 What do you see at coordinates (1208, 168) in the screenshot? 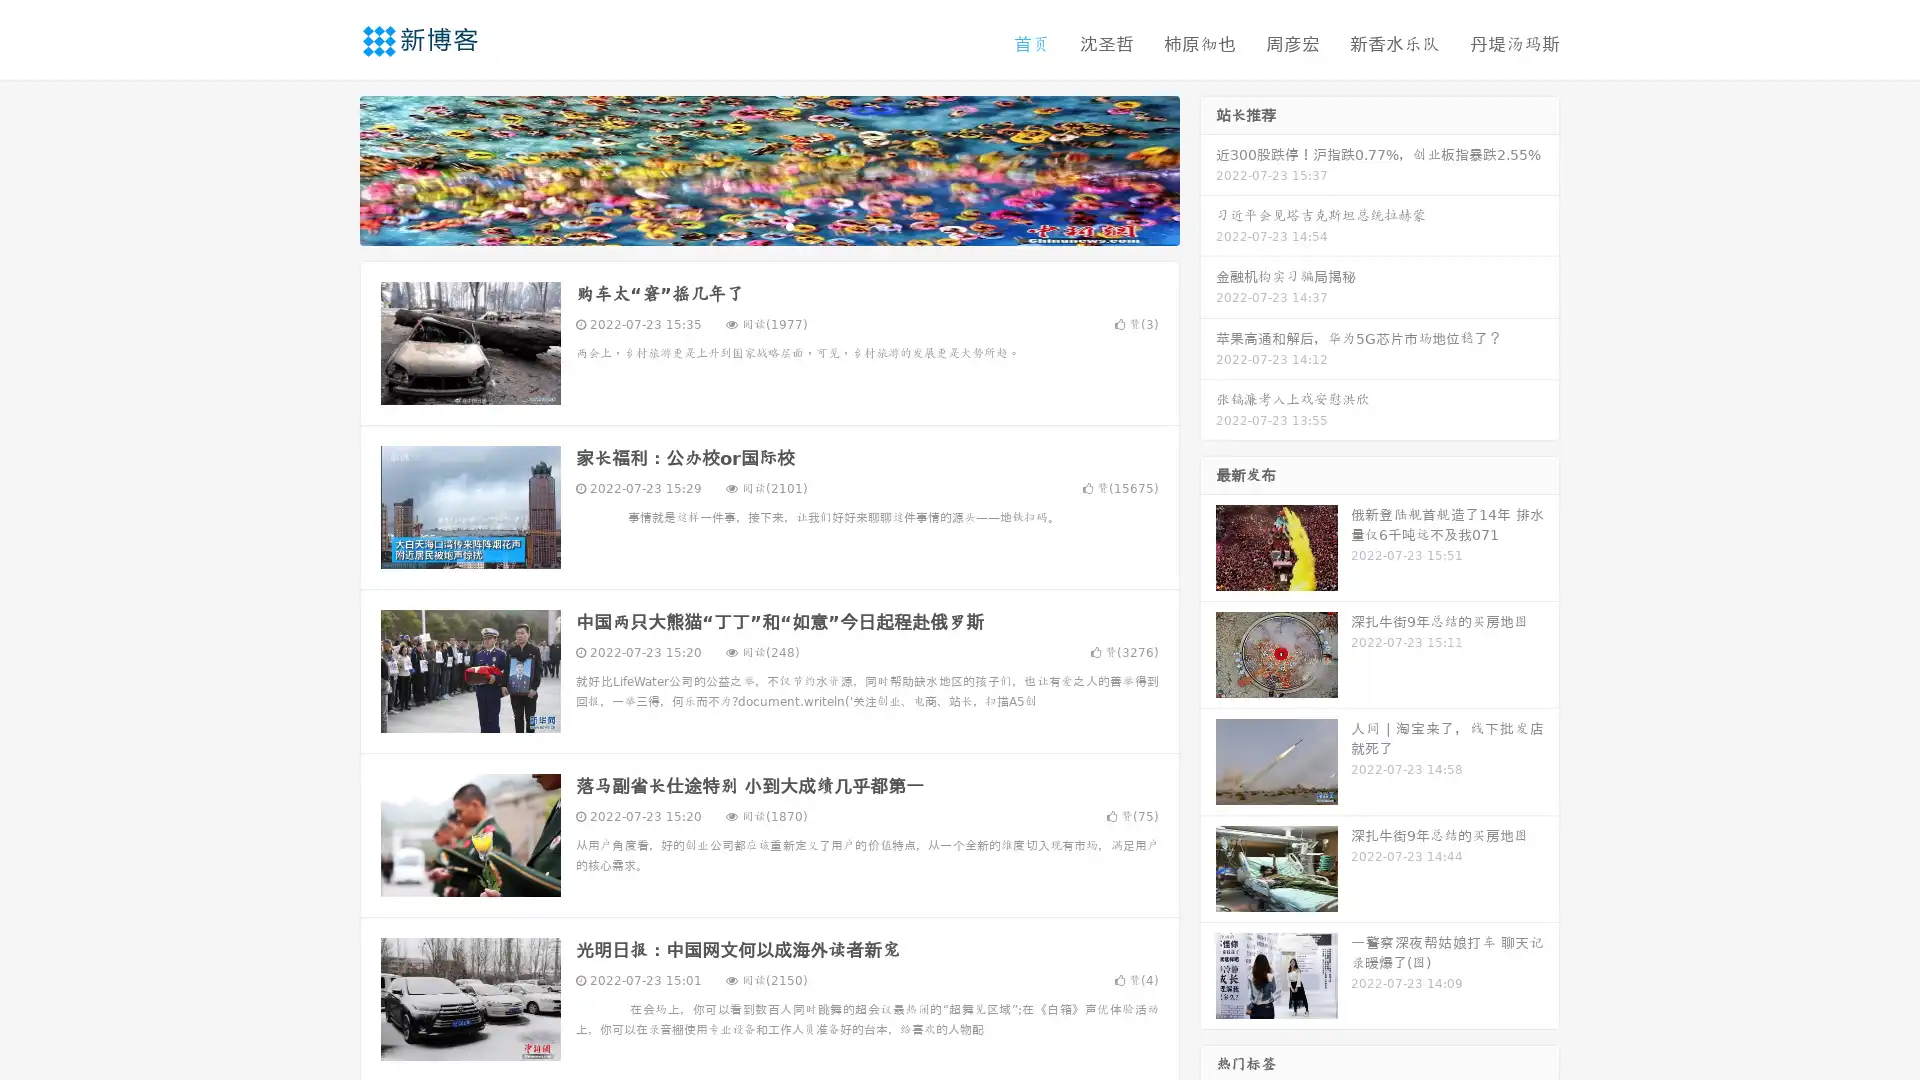
I see `Next slide` at bounding box center [1208, 168].